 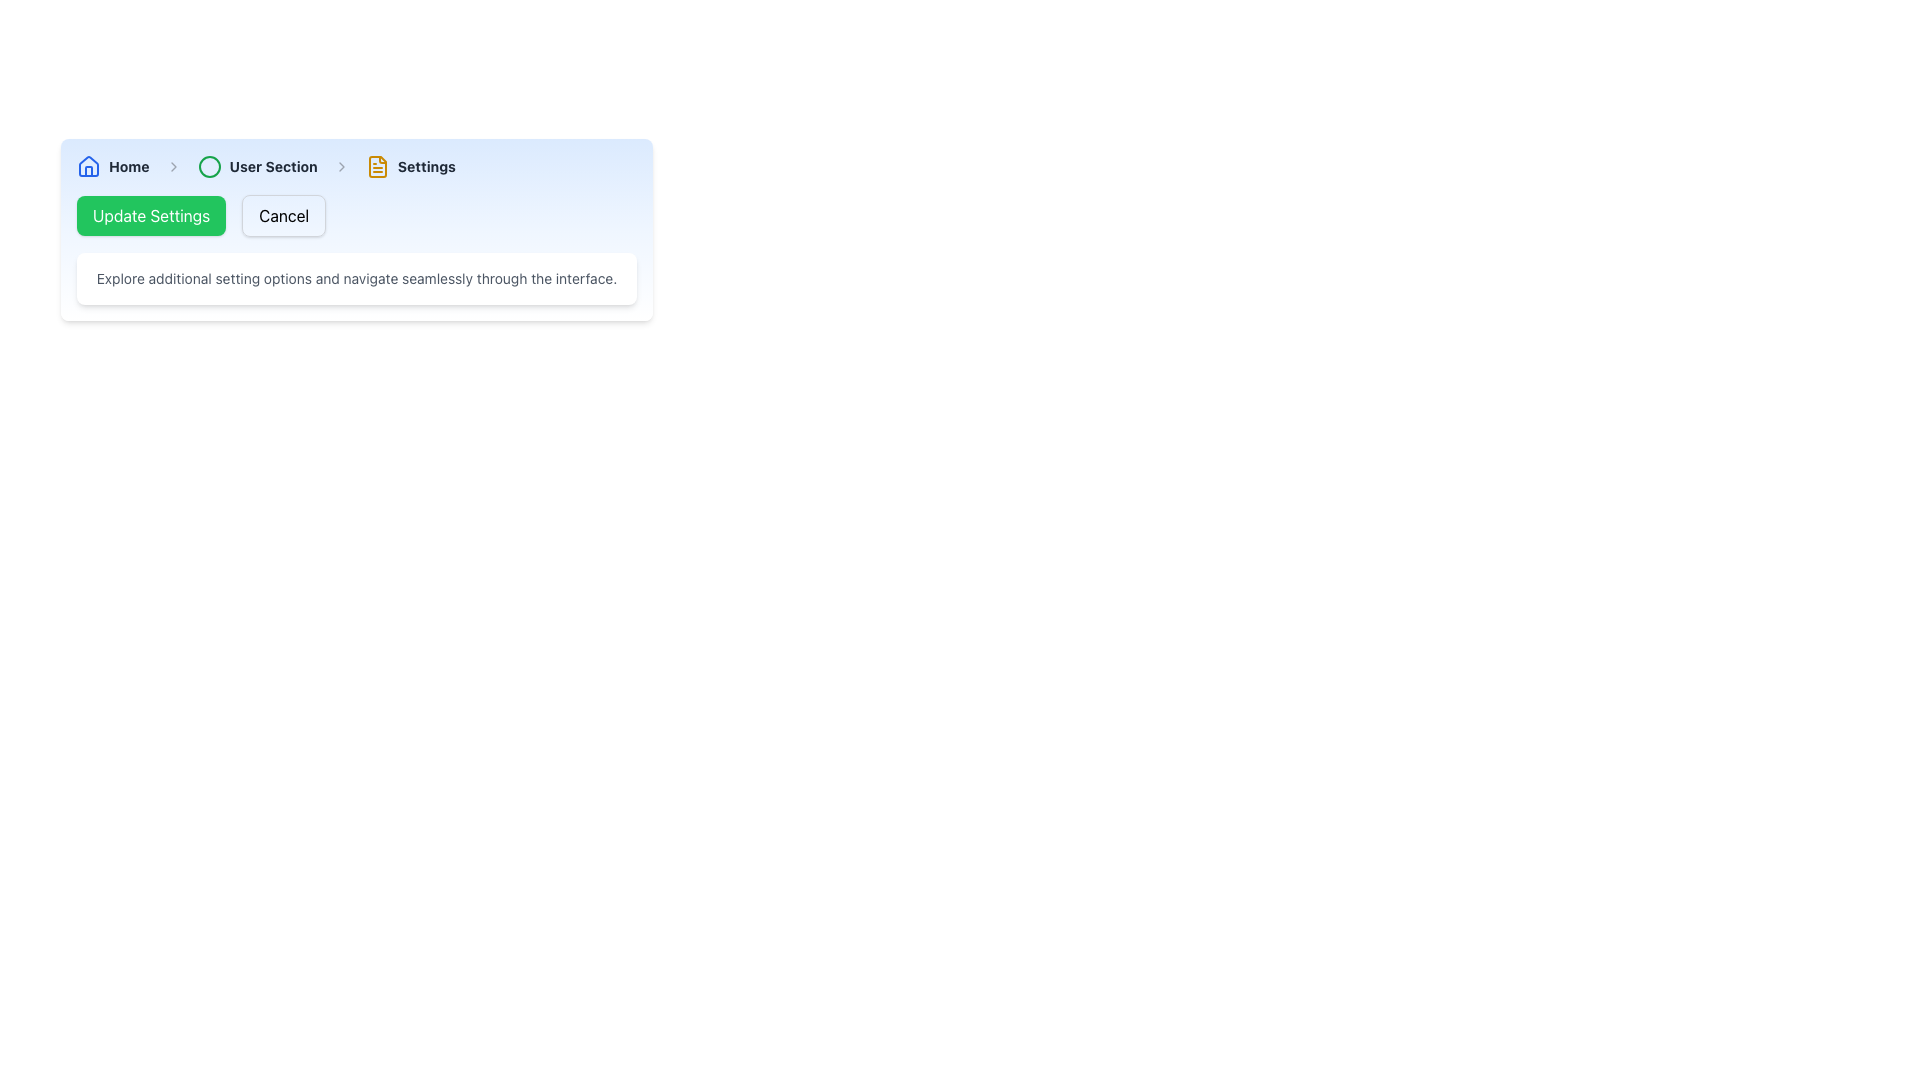 What do you see at coordinates (283, 216) in the screenshot?
I see `the 'Cancel' button, which is styled with a border, rounded corners, and a gray background, located to the right of the 'Update Settings' button in the middle-top region of the interface` at bounding box center [283, 216].